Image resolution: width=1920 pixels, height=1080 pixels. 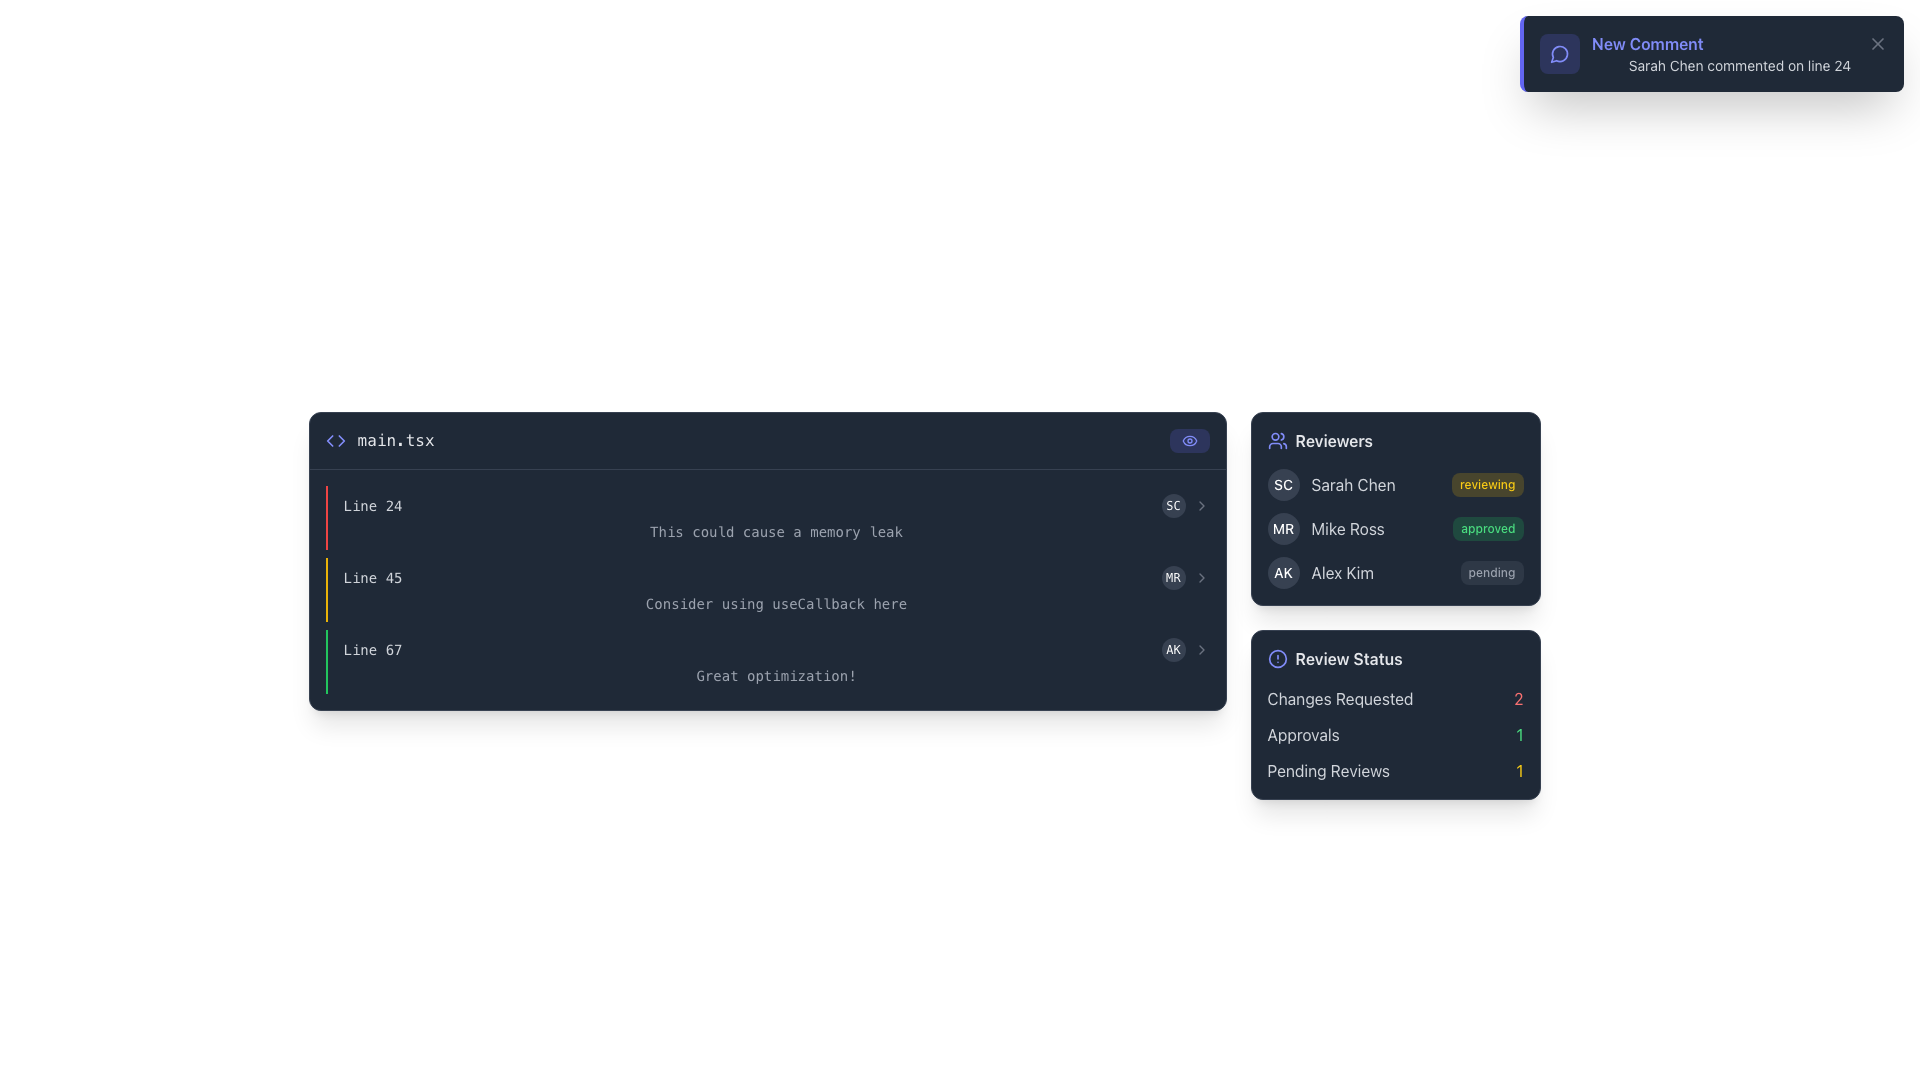 I want to click on the User Identity Display element that shows 'AK Alex Kim', located in the 'Reviewers' section as the third item, so click(x=1320, y=573).